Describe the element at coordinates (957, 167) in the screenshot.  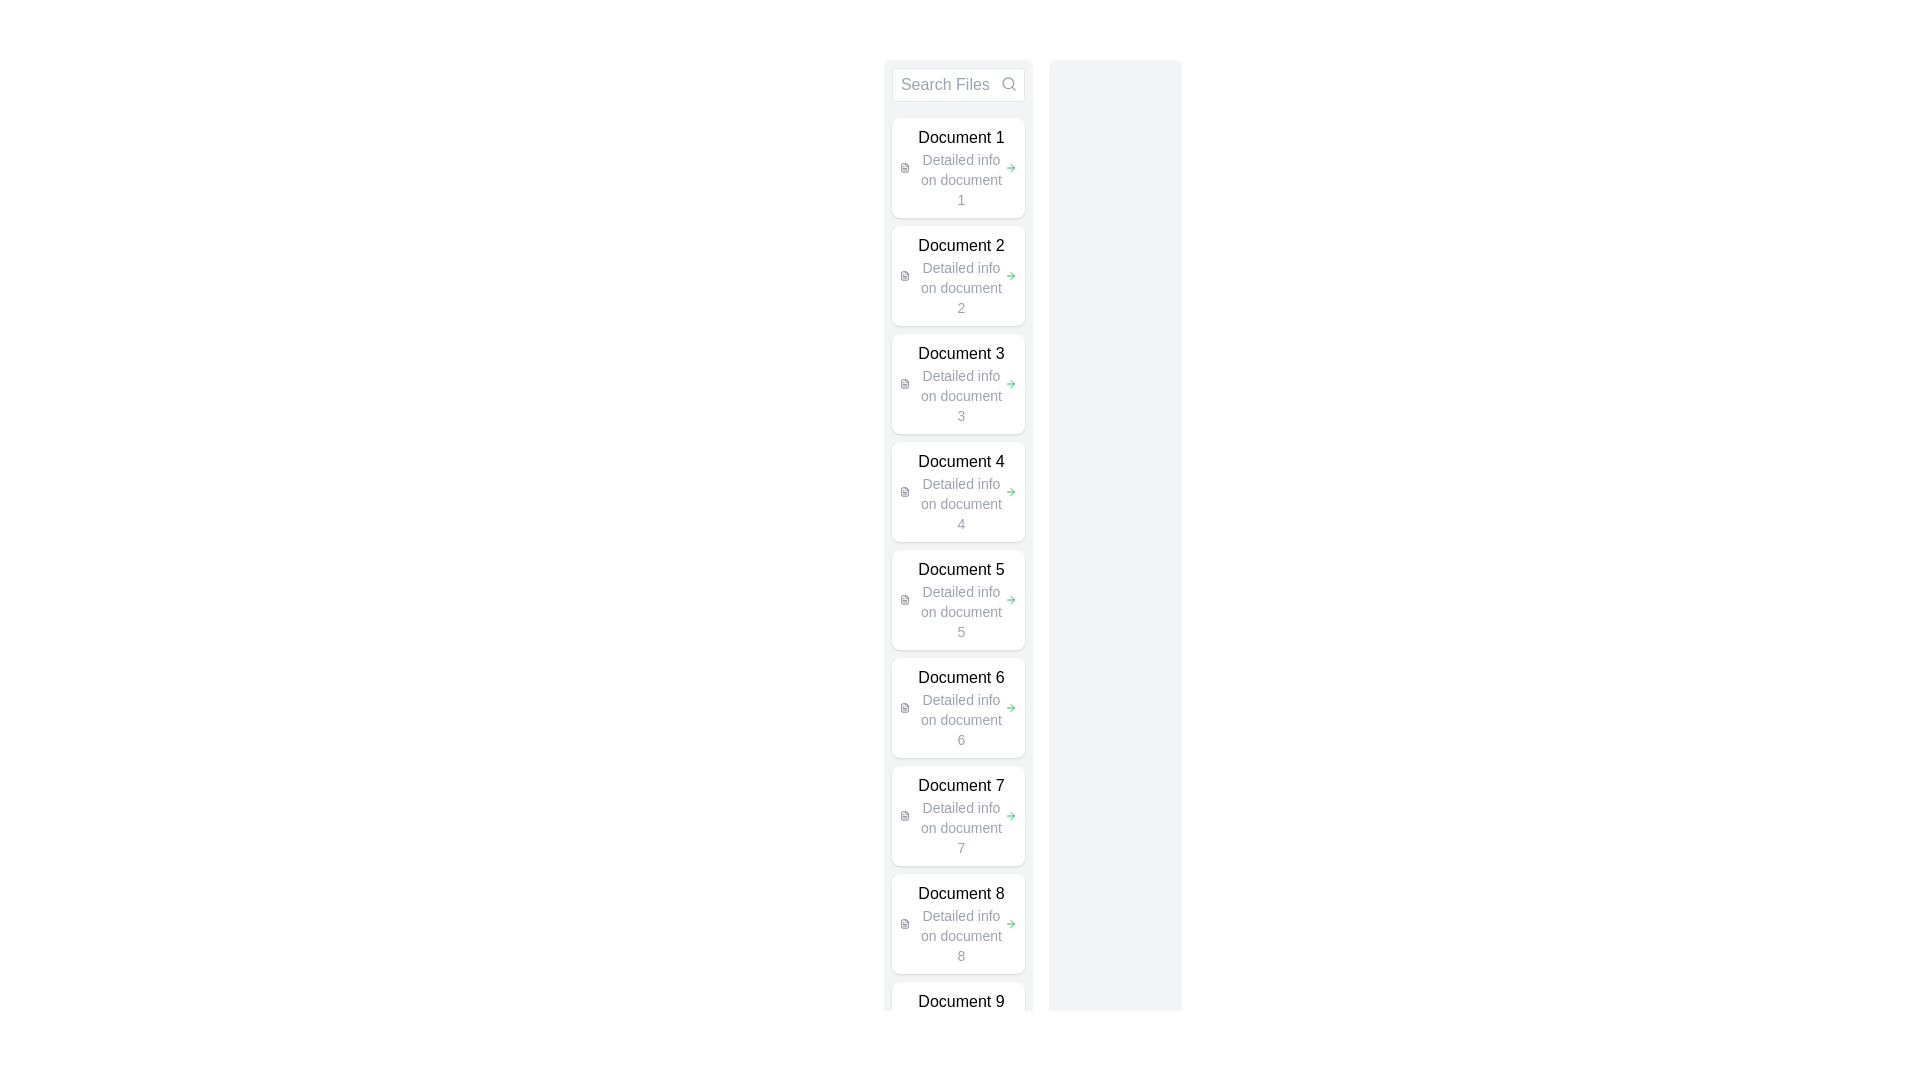
I see `document description for the first entry in the 'Search Files' list item representing 'Document 1'` at that location.